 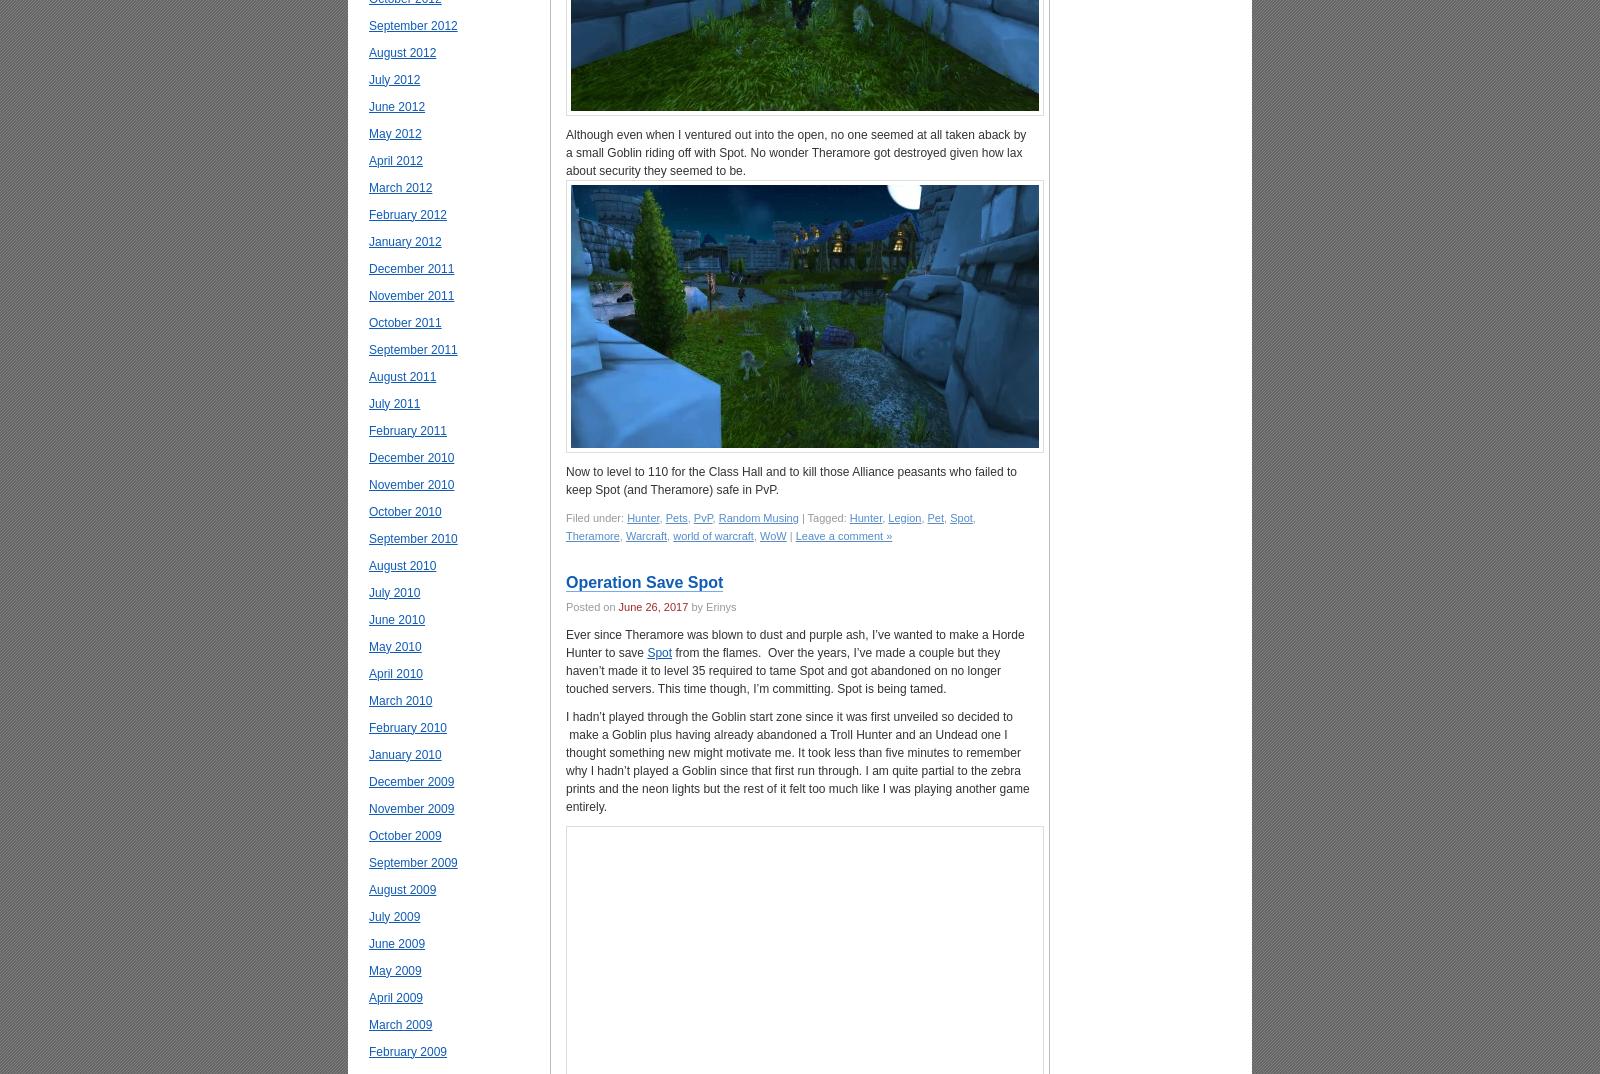 What do you see at coordinates (368, 484) in the screenshot?
I see `'November 2010'` at bounding box center [368, 484].